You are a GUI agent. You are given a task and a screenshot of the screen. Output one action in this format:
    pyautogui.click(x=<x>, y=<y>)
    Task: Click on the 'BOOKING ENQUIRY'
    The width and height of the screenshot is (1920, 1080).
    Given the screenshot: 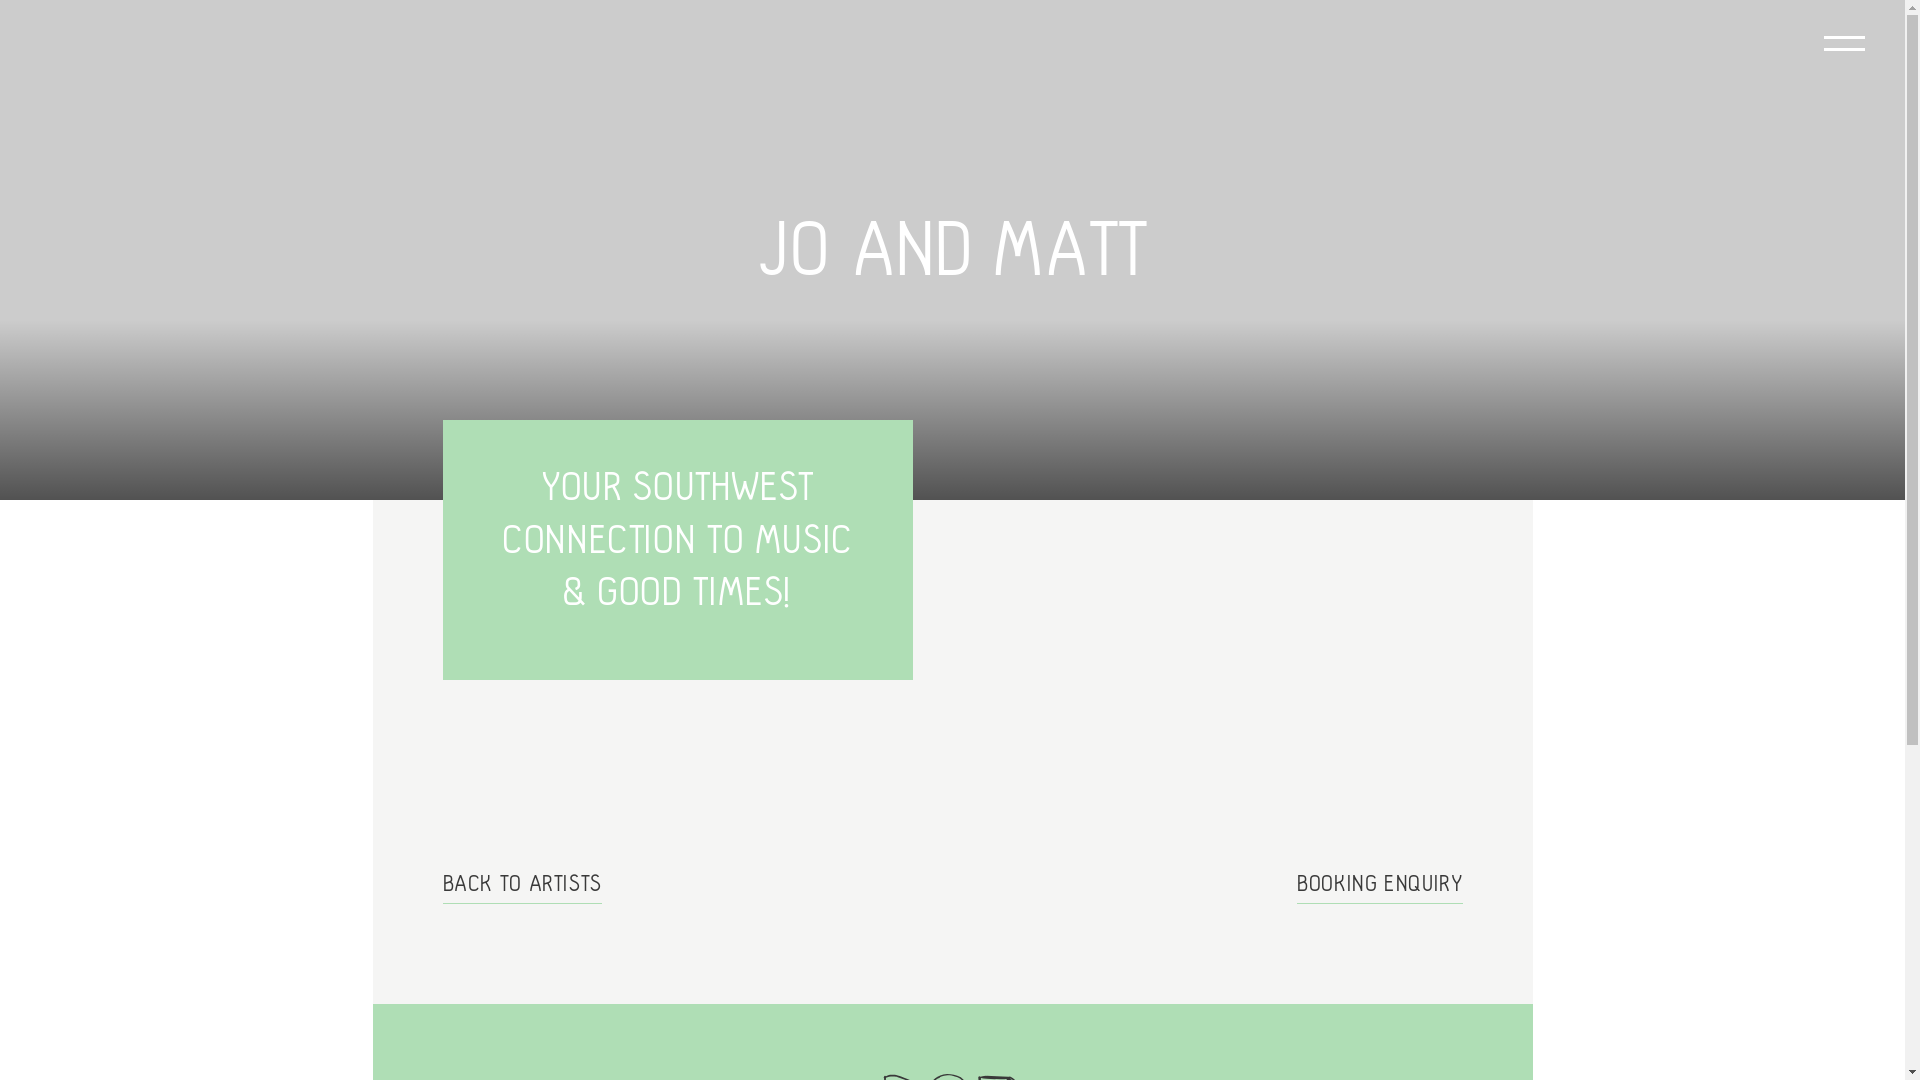 What is the action you would take?
    pyautogui.click(x=1378, y=883)
    